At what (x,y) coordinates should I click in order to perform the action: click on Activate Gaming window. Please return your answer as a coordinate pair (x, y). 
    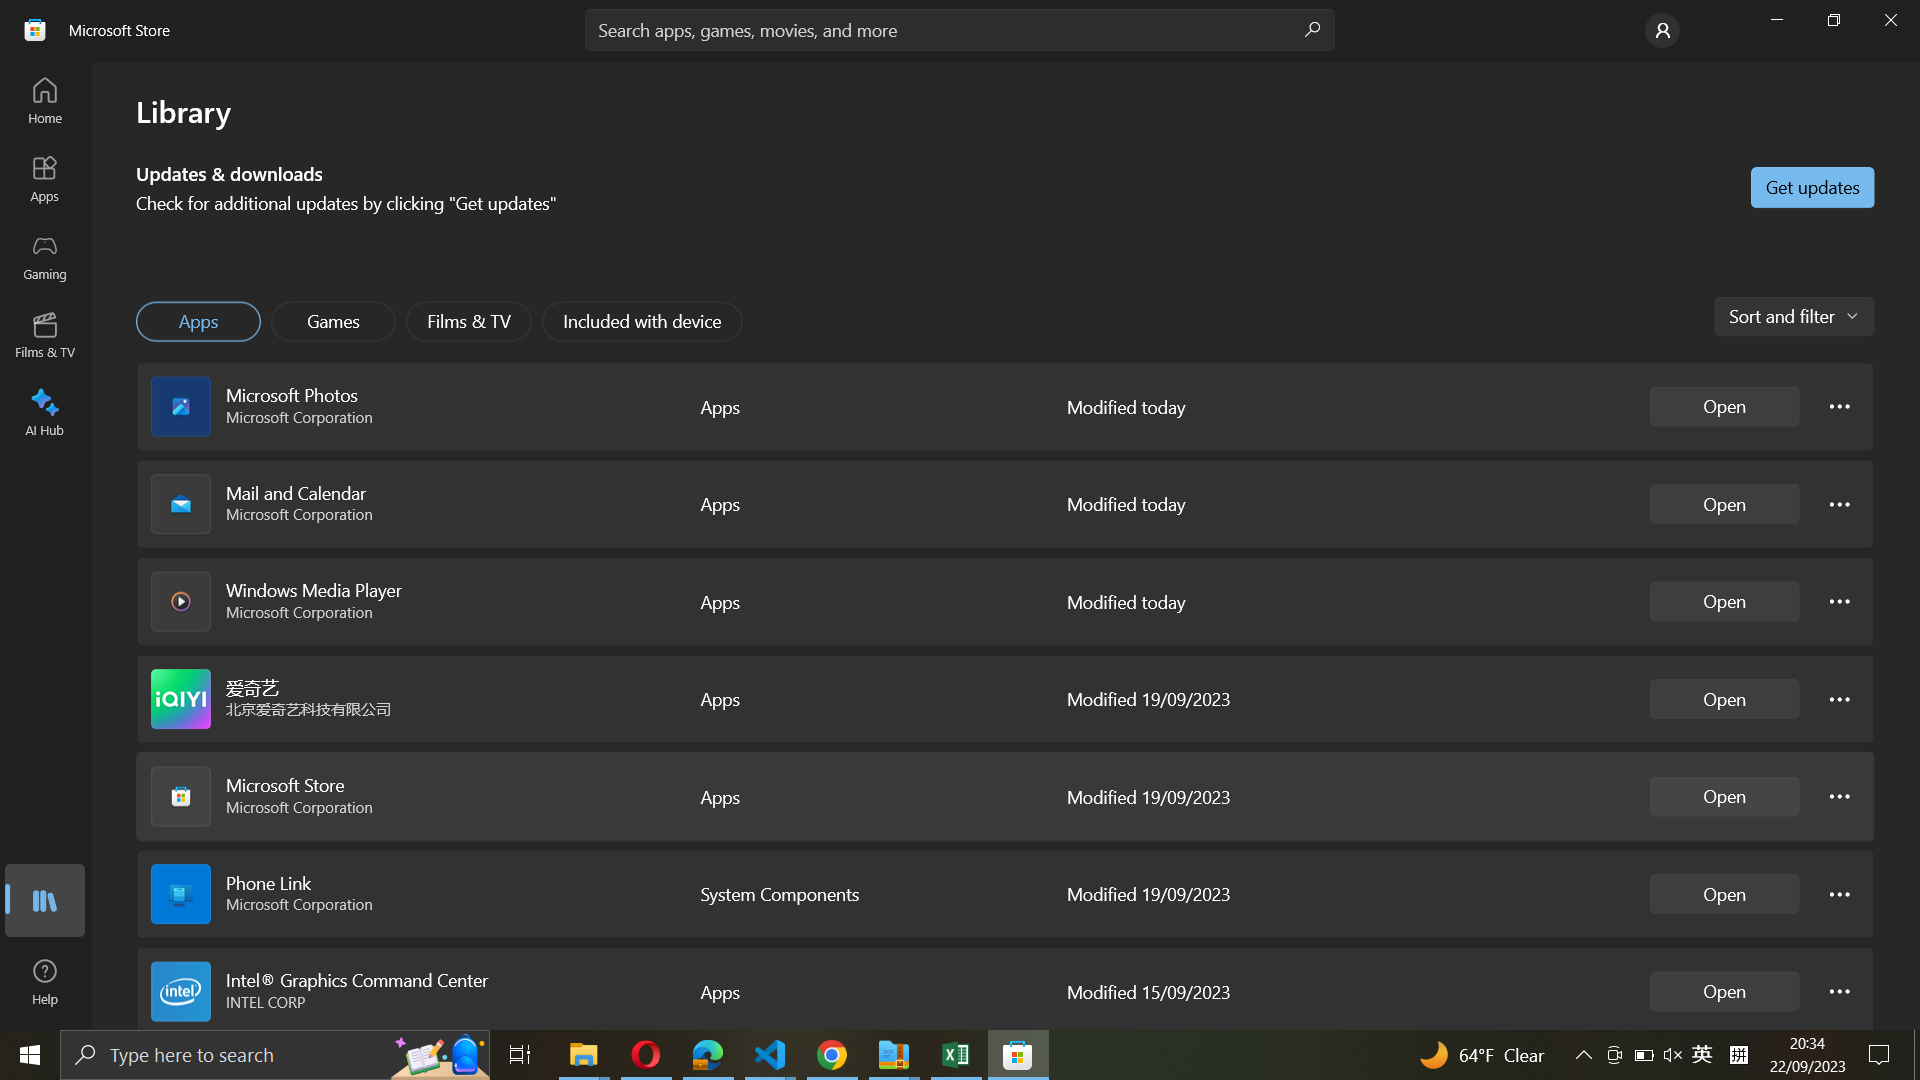
    Looking at the image, I should click on (47, 257).